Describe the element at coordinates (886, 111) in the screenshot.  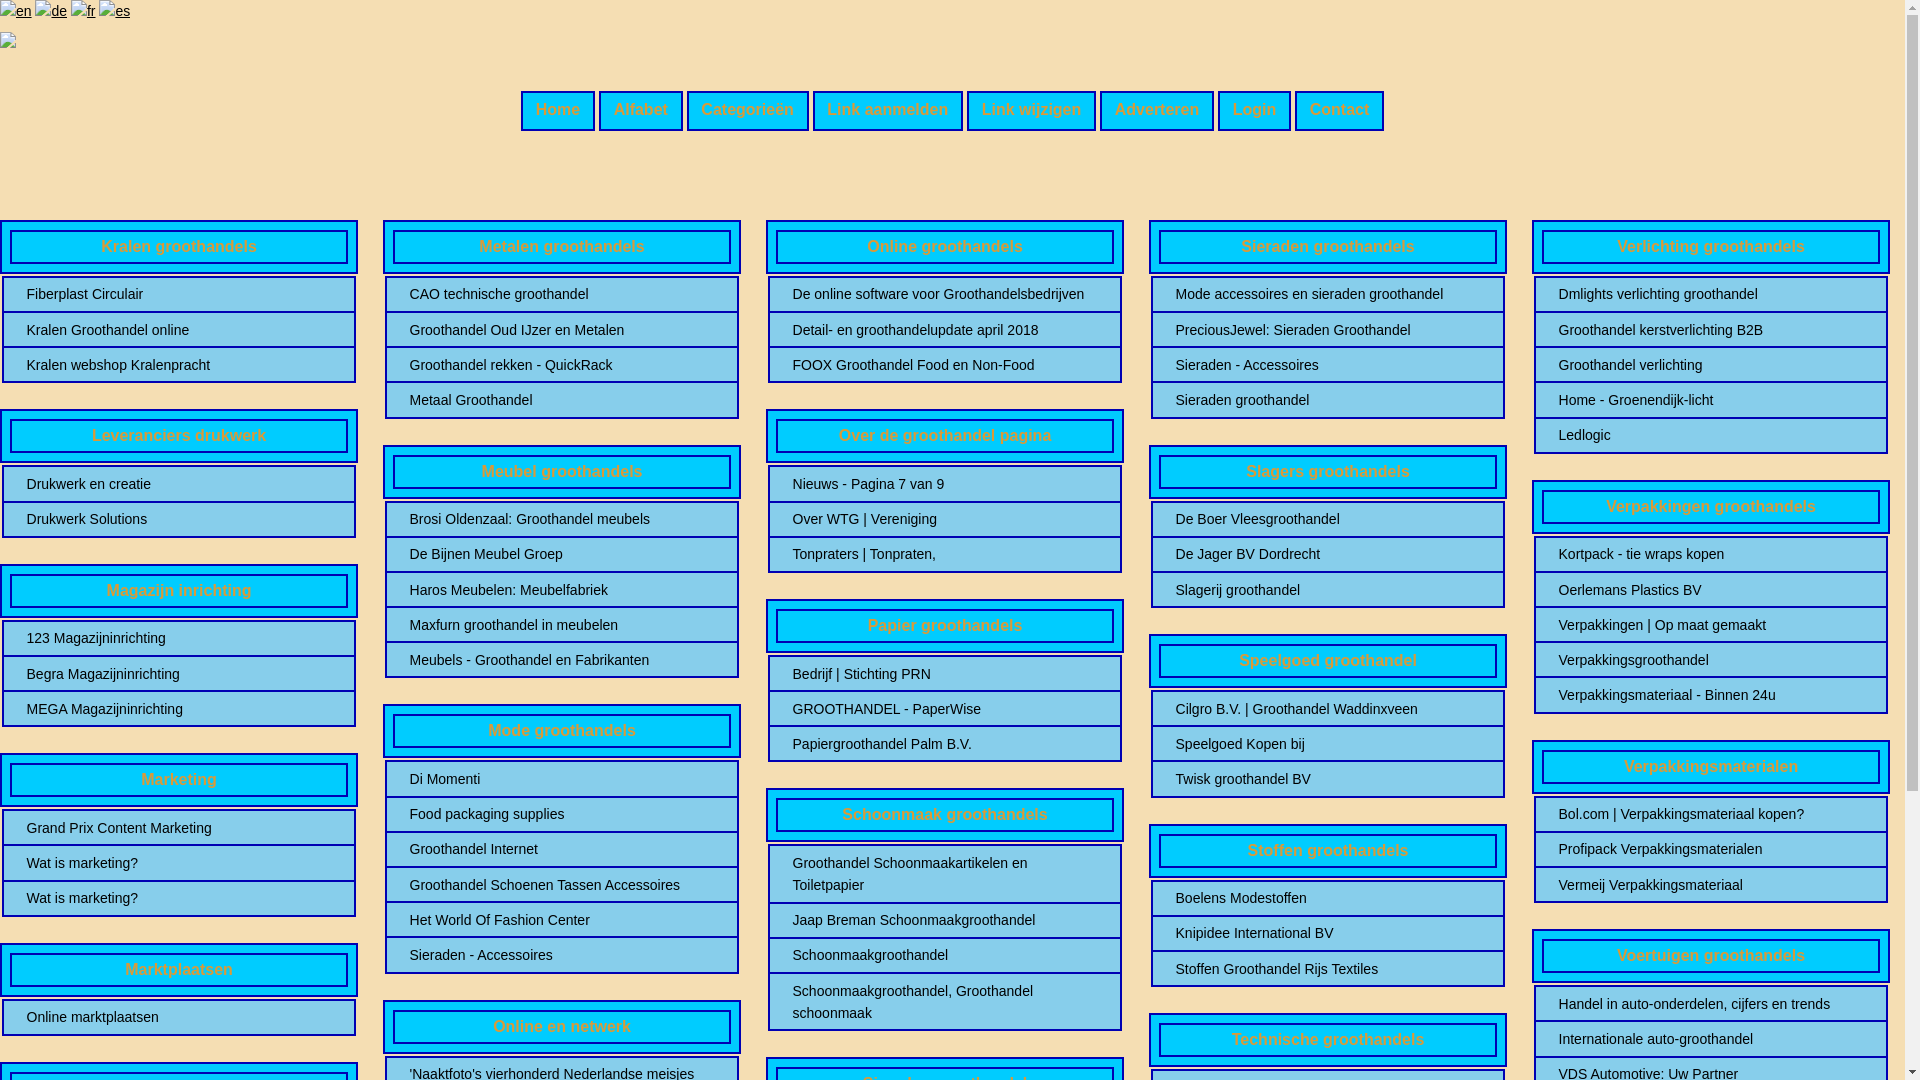
I see `'Link aanmelden'` at that location.